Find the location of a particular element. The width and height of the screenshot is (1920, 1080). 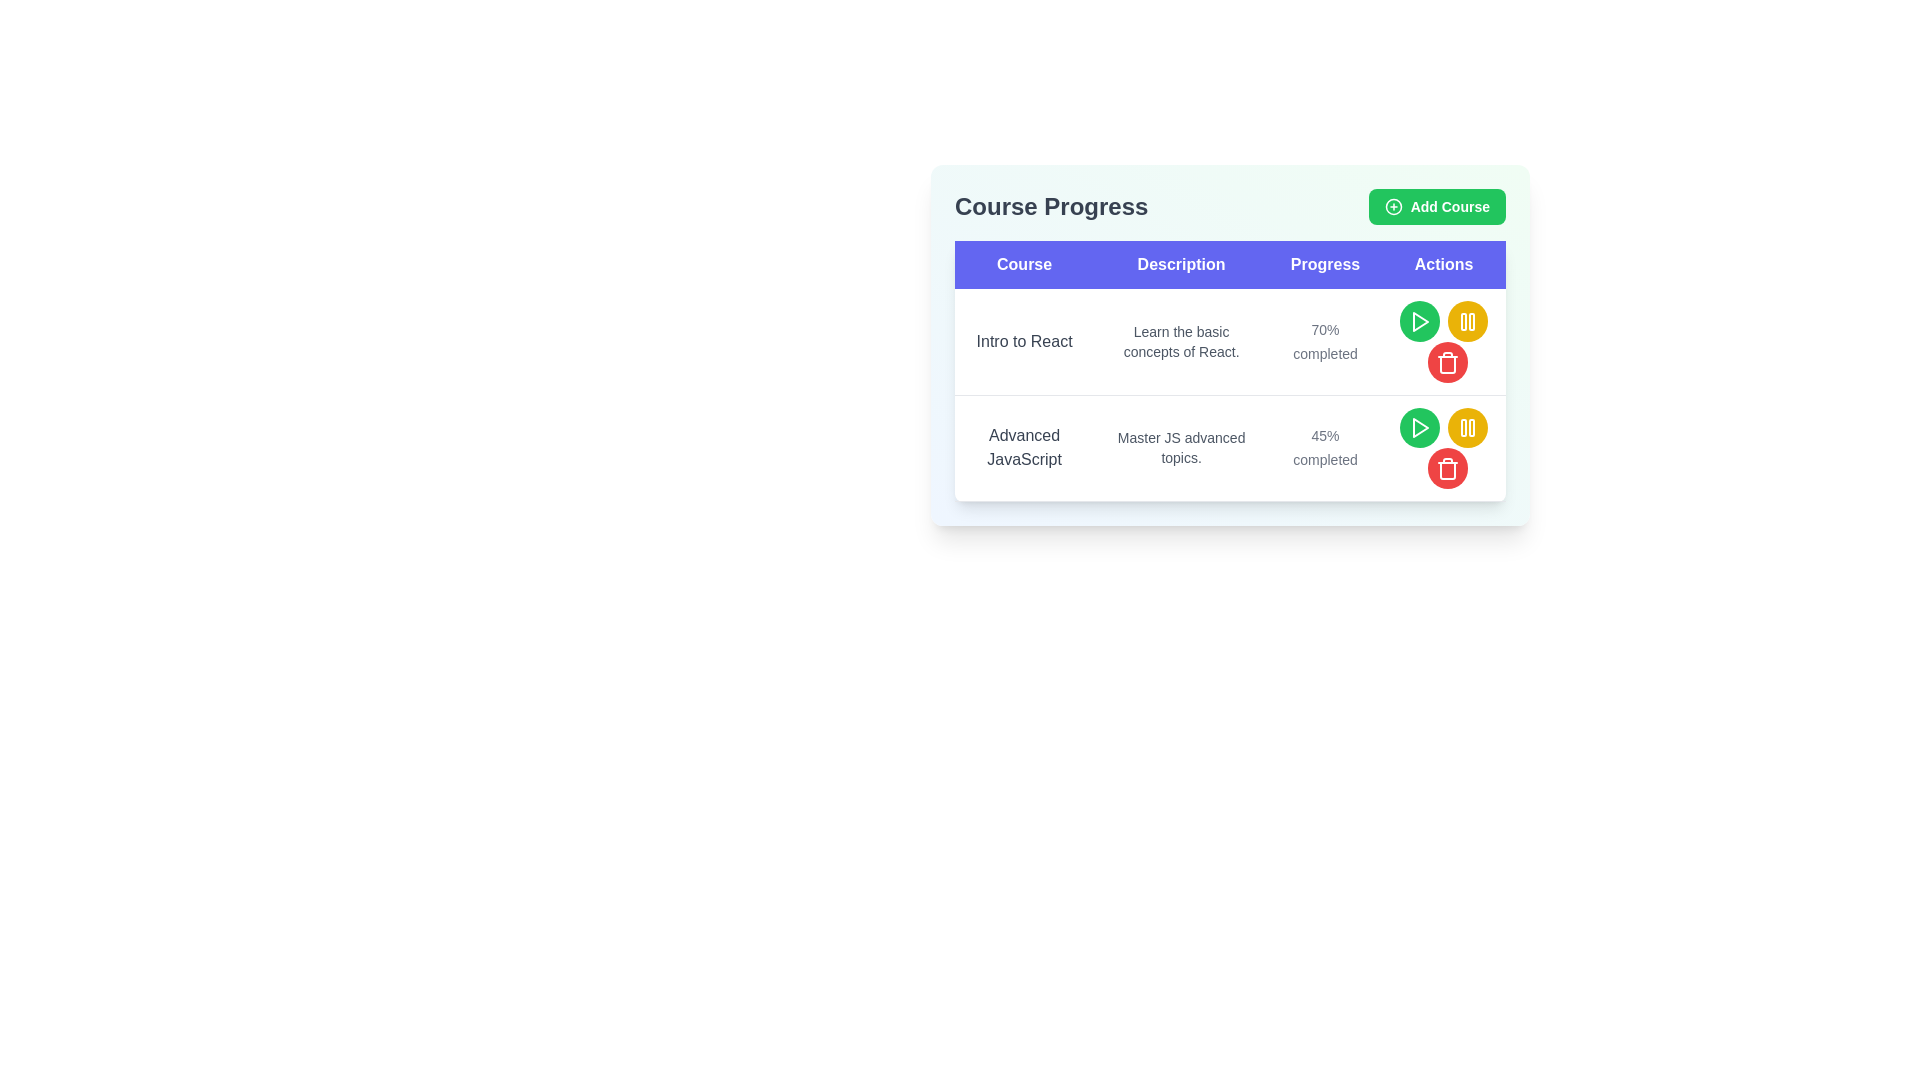

the deletion button located in the 'Actions' column of the second row, which is nested within a red circular background is located at coordinates (1448, 362).